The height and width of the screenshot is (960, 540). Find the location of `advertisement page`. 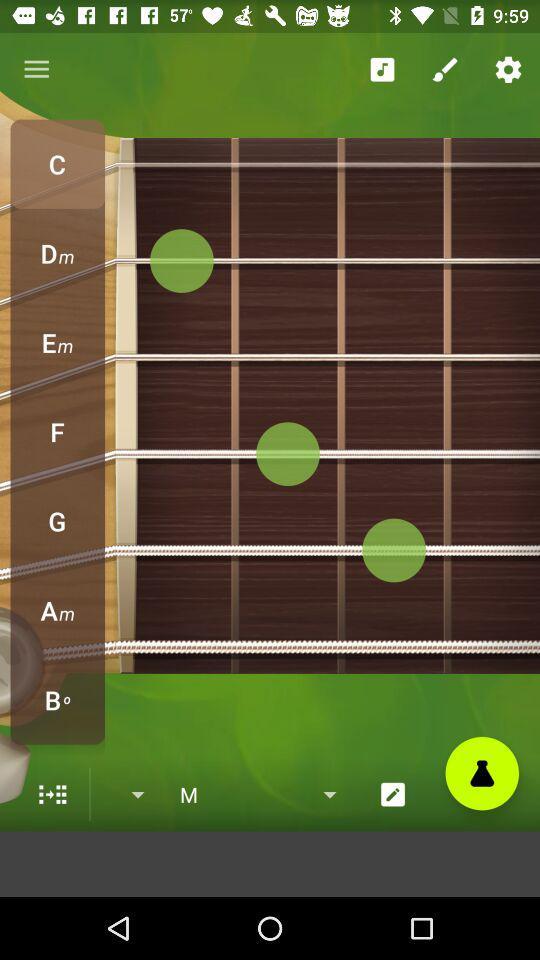

advertisement page is located at coordinates (270, 863).